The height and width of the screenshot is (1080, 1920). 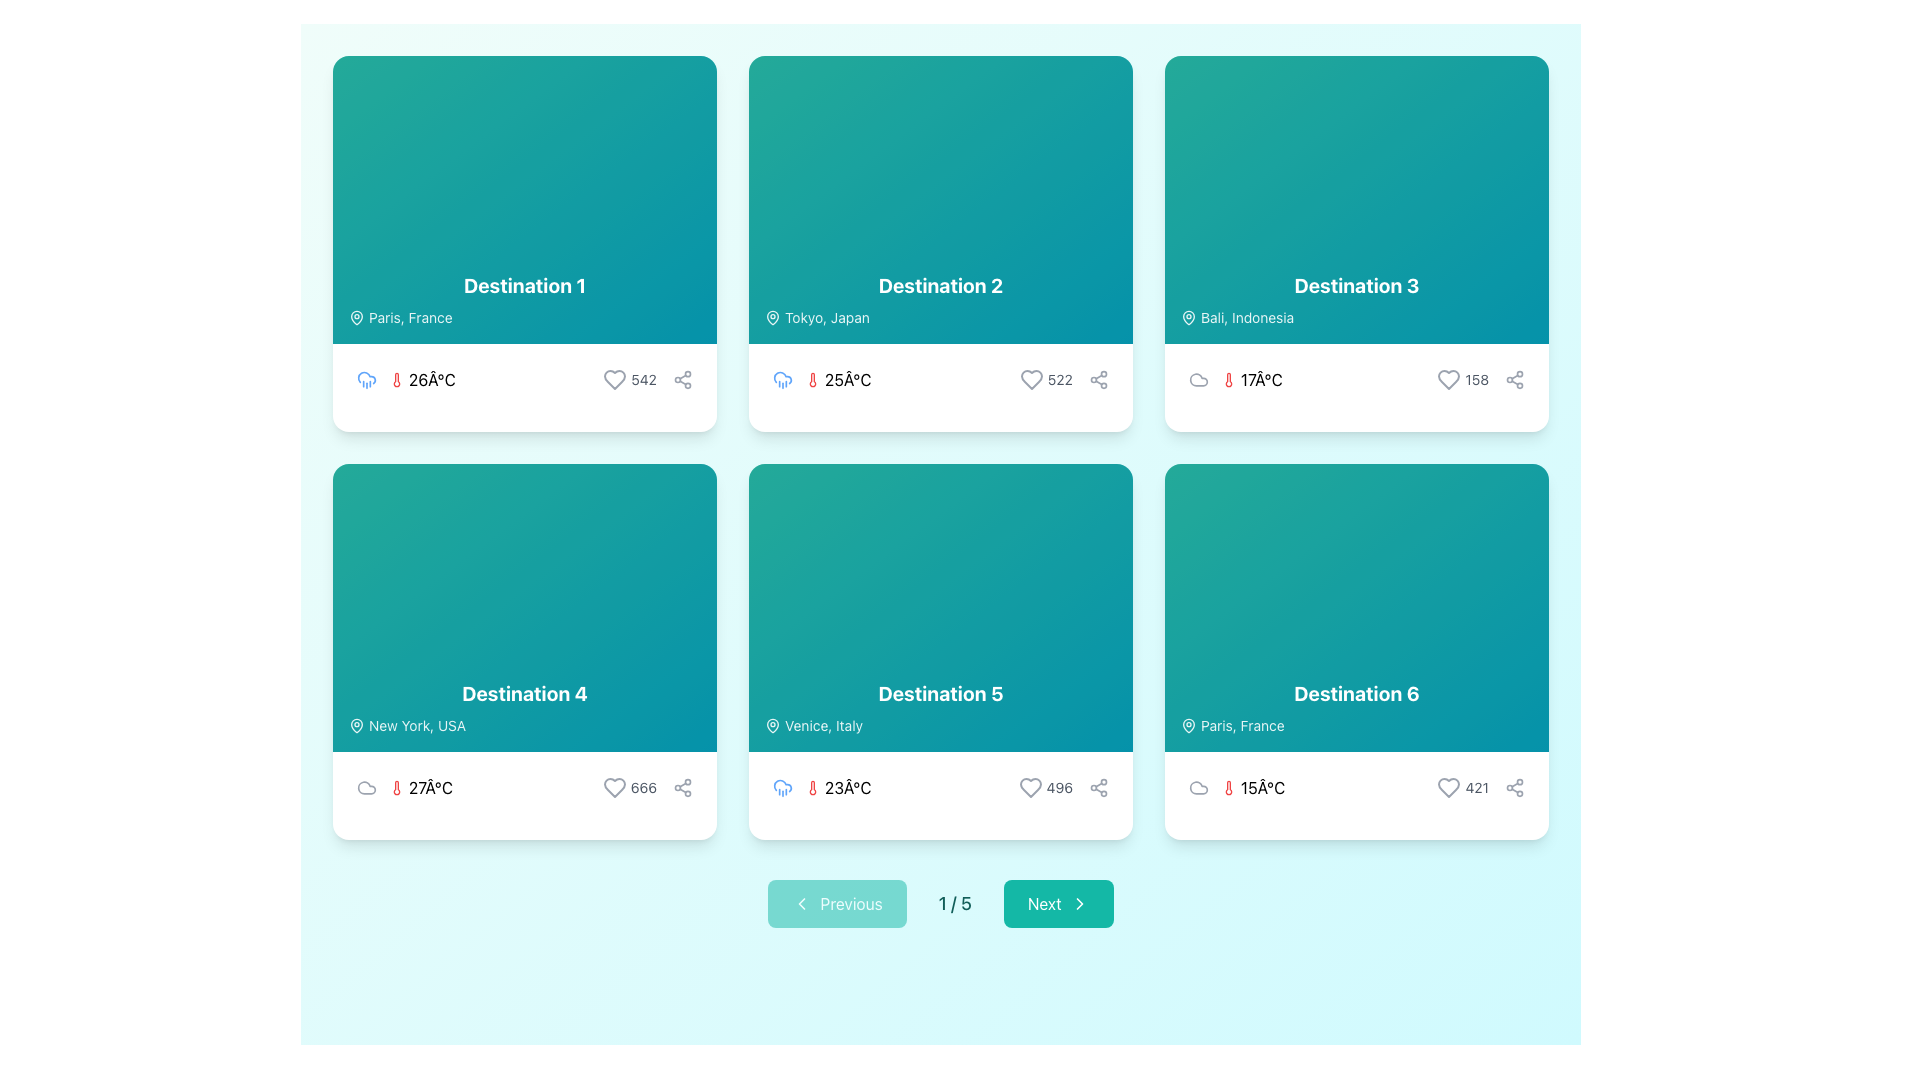 What do you see at coordinates (812, 786) in the screenshot?
I see `the red thermometer icon within the card labeled 'Destination 5: Venice, Italy', located in the second row and second column of the layout` at bounding box center [812, 786].